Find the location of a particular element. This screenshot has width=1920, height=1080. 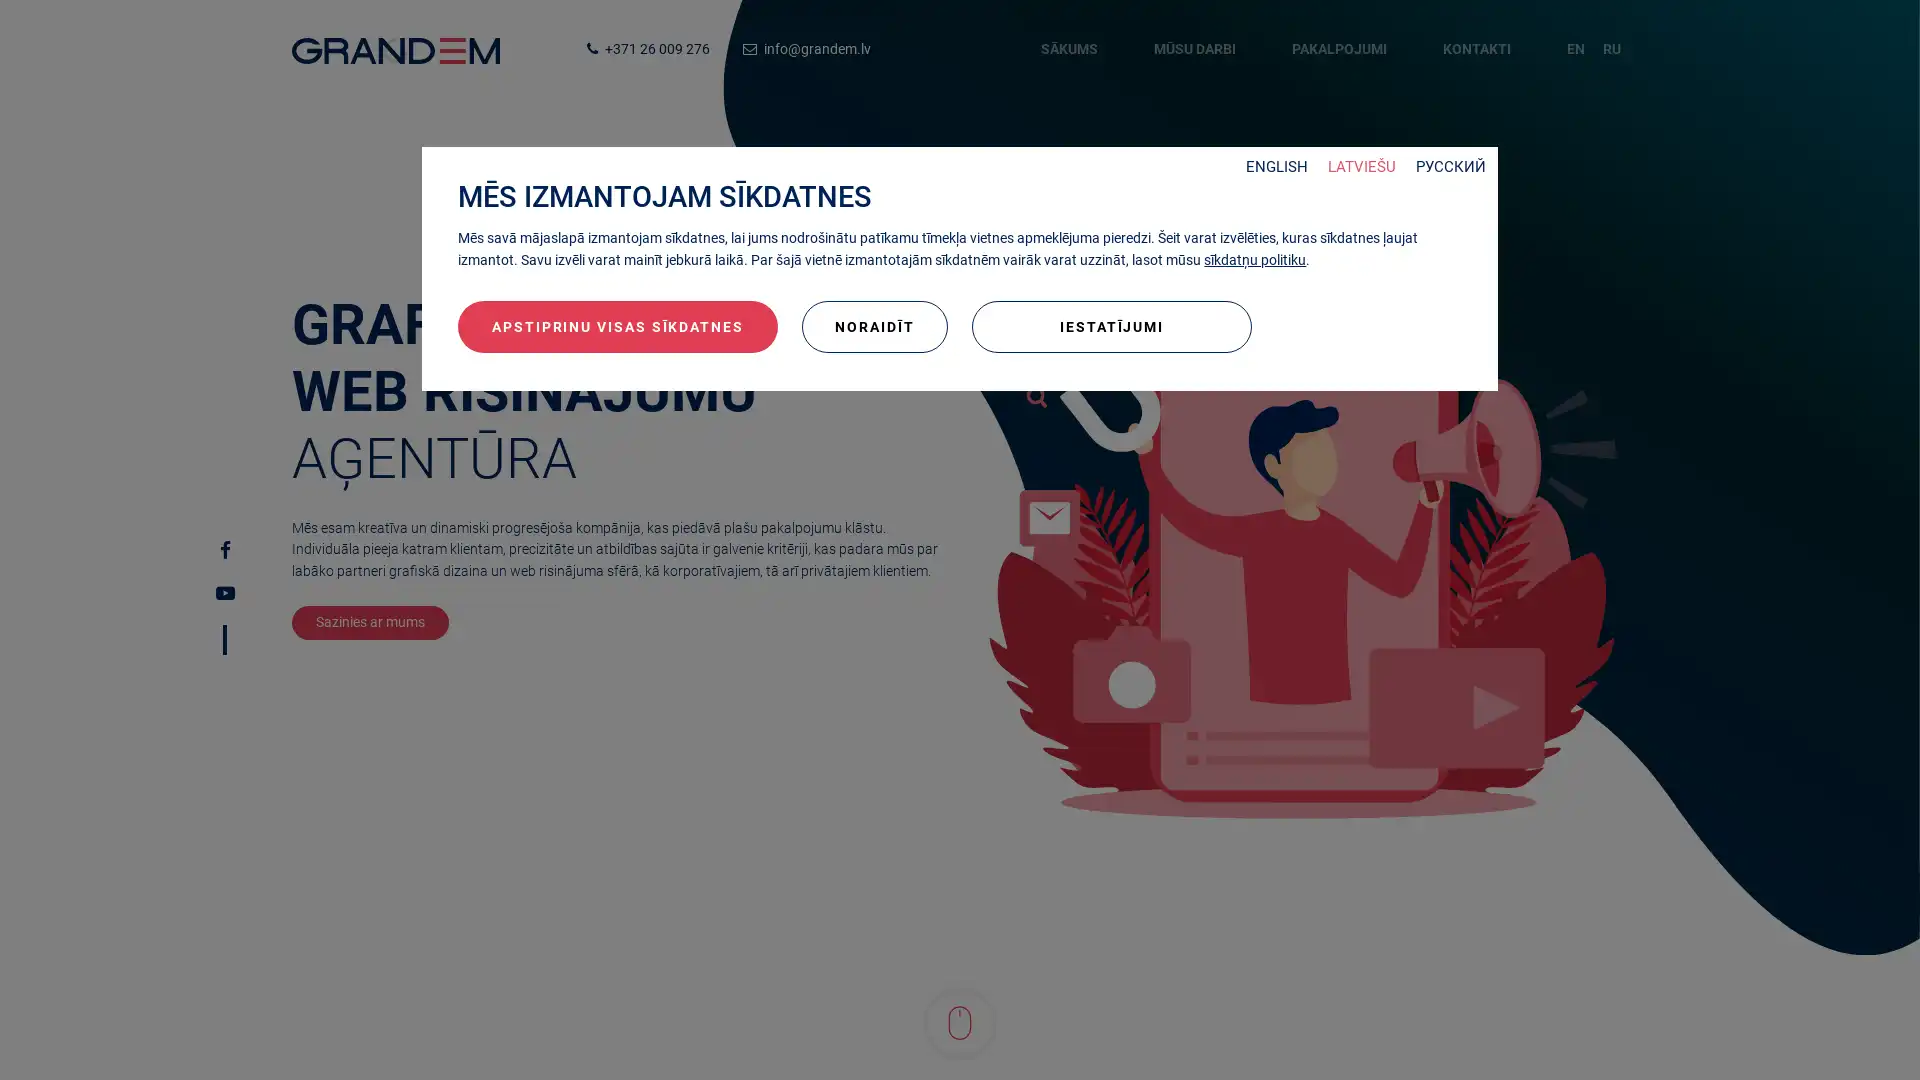

APSTIPRINU VISAS SIKDATNES is located at coordinates (616, 326).